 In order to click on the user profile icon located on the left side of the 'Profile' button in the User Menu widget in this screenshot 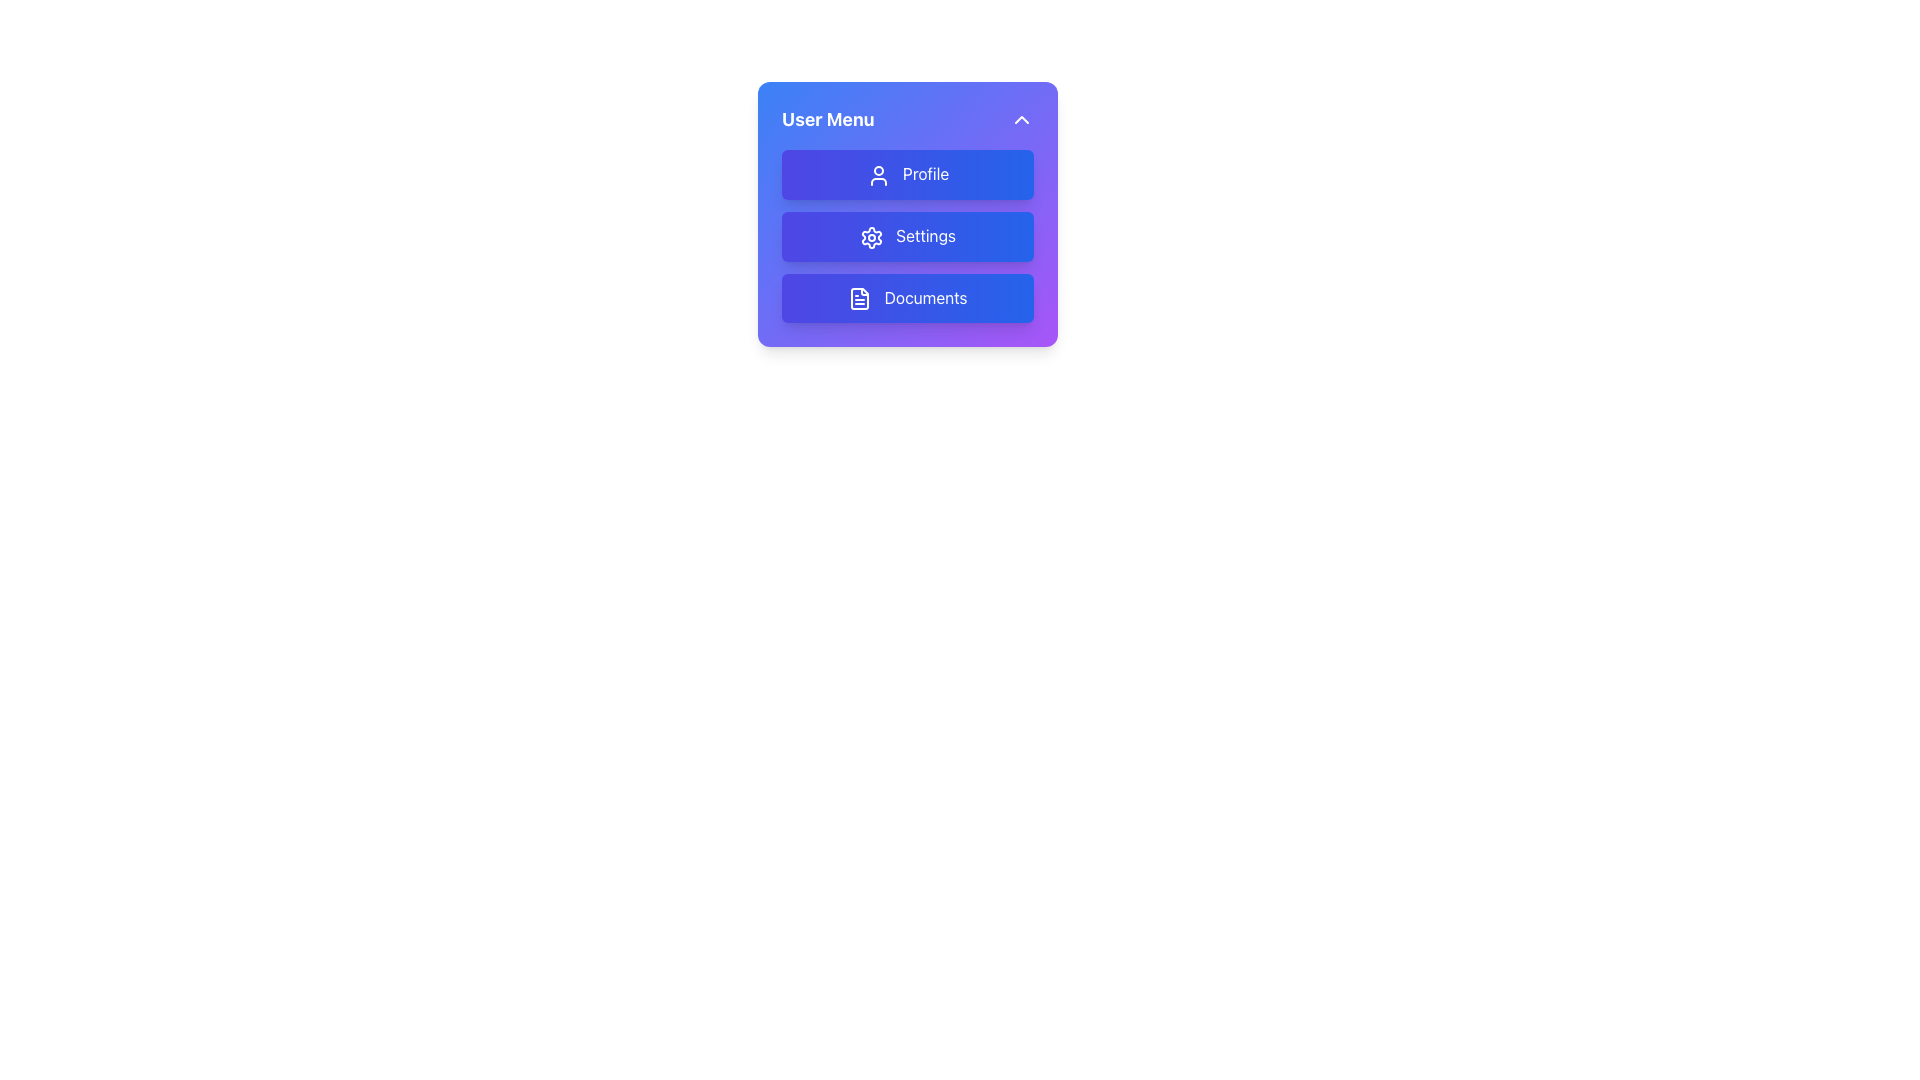, I will do `click(878, 174)`.